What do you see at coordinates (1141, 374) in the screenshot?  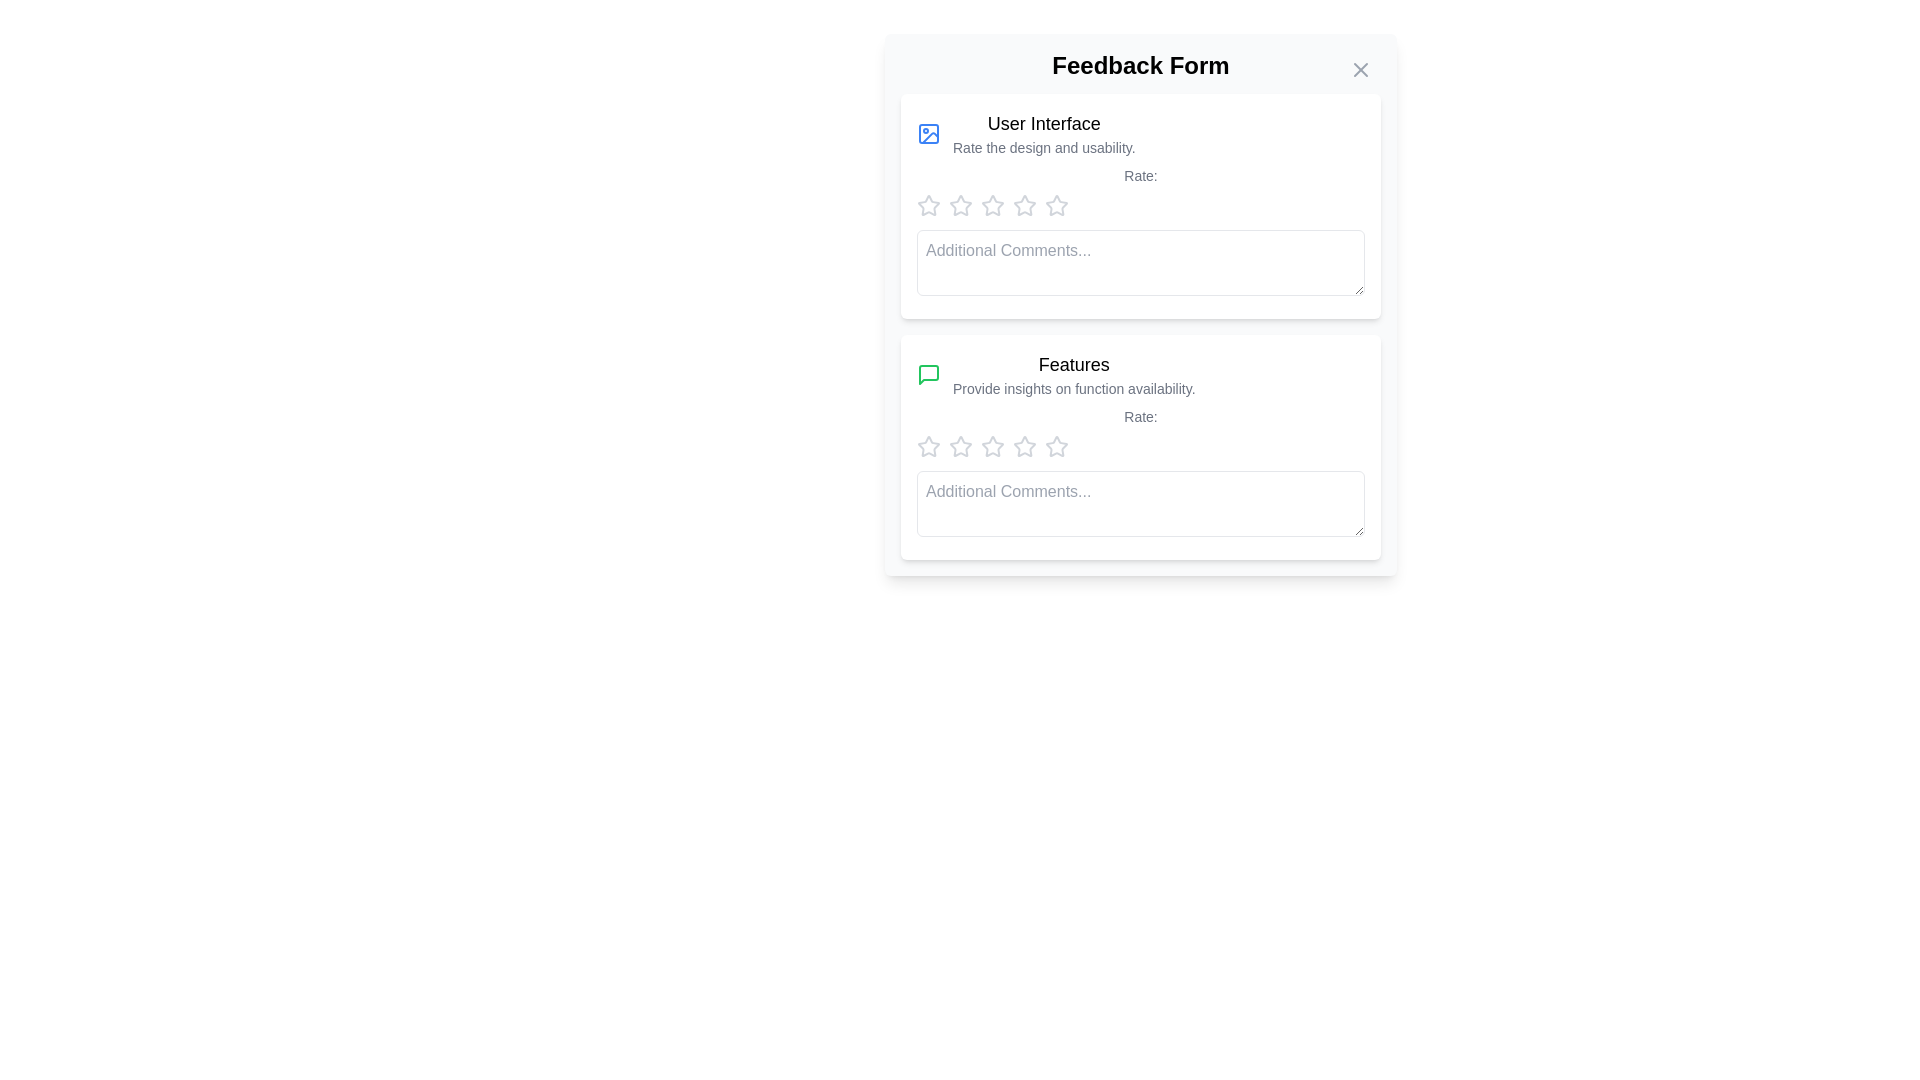 I see `the header icon in the feedback form's second section` at bounding box center [1141, 374].